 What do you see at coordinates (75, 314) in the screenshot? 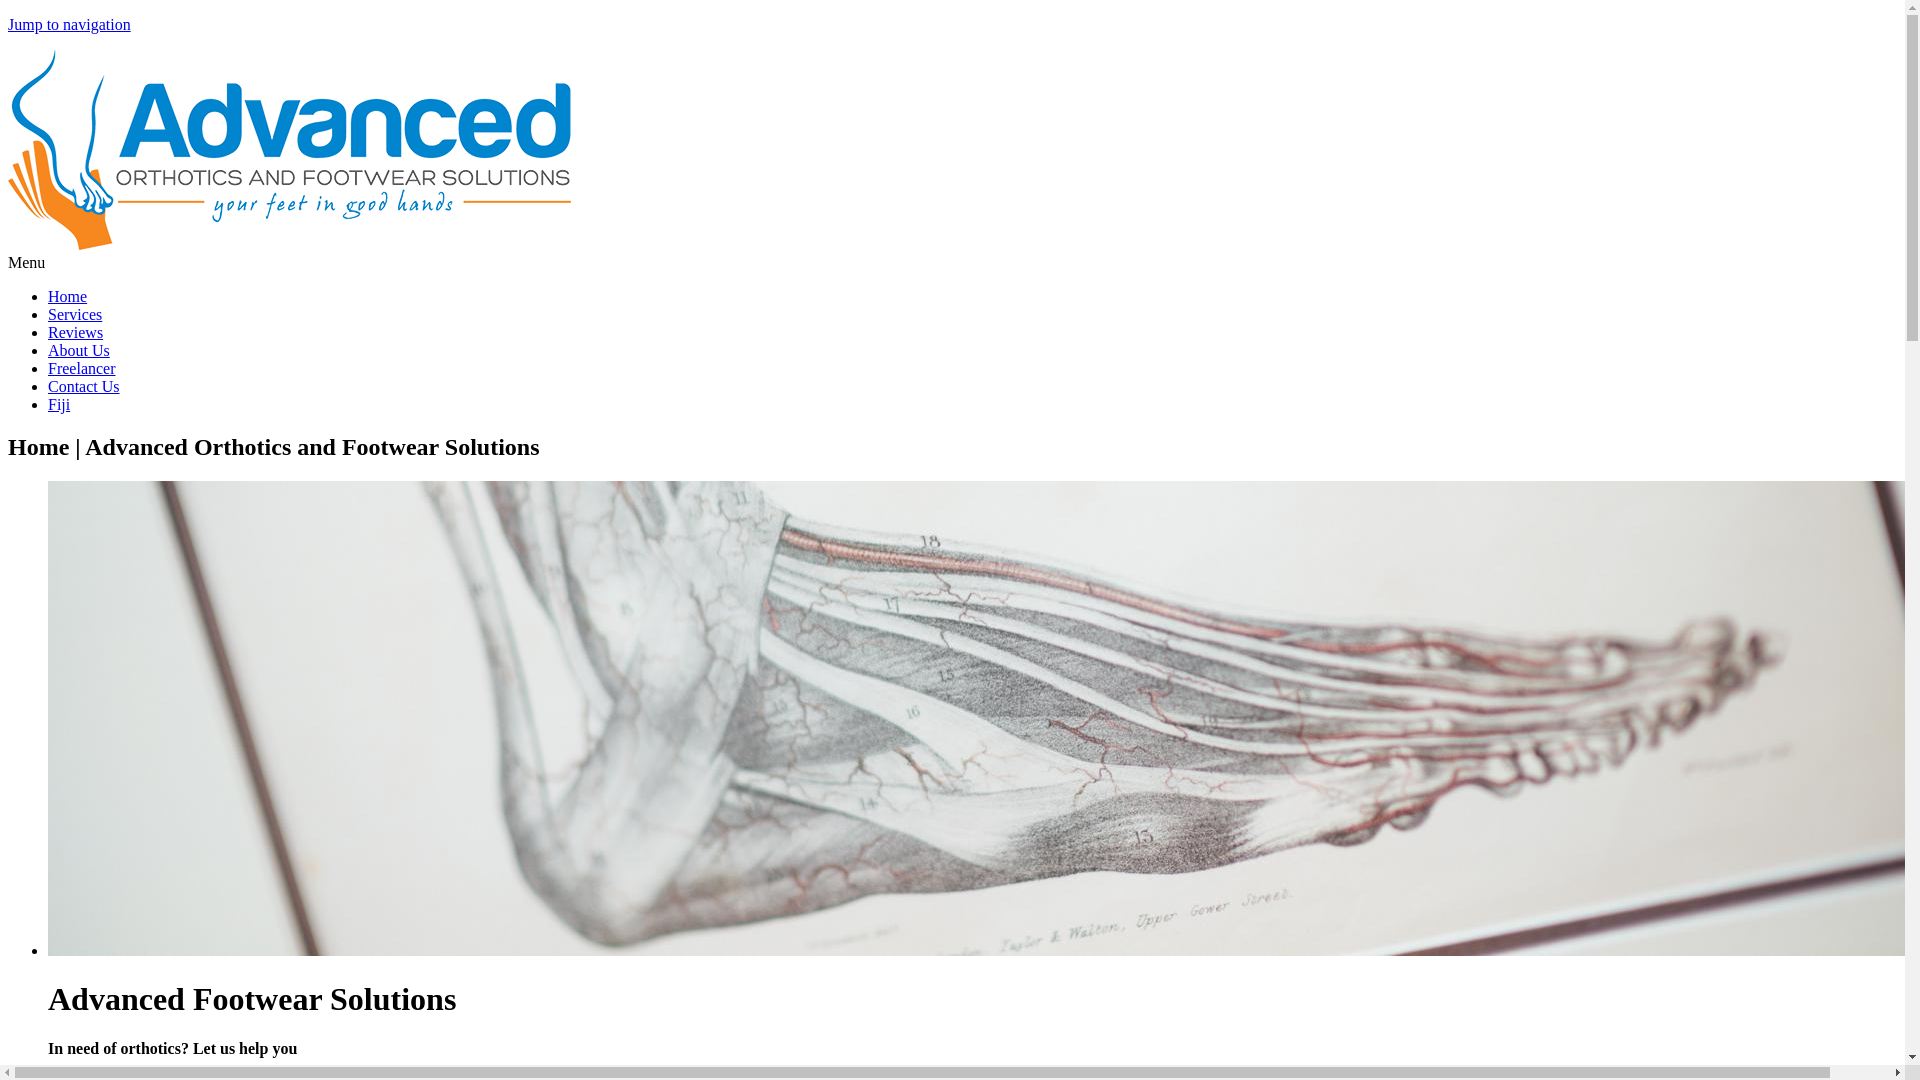
I see `'Services'` at bounding box center [75, 314].